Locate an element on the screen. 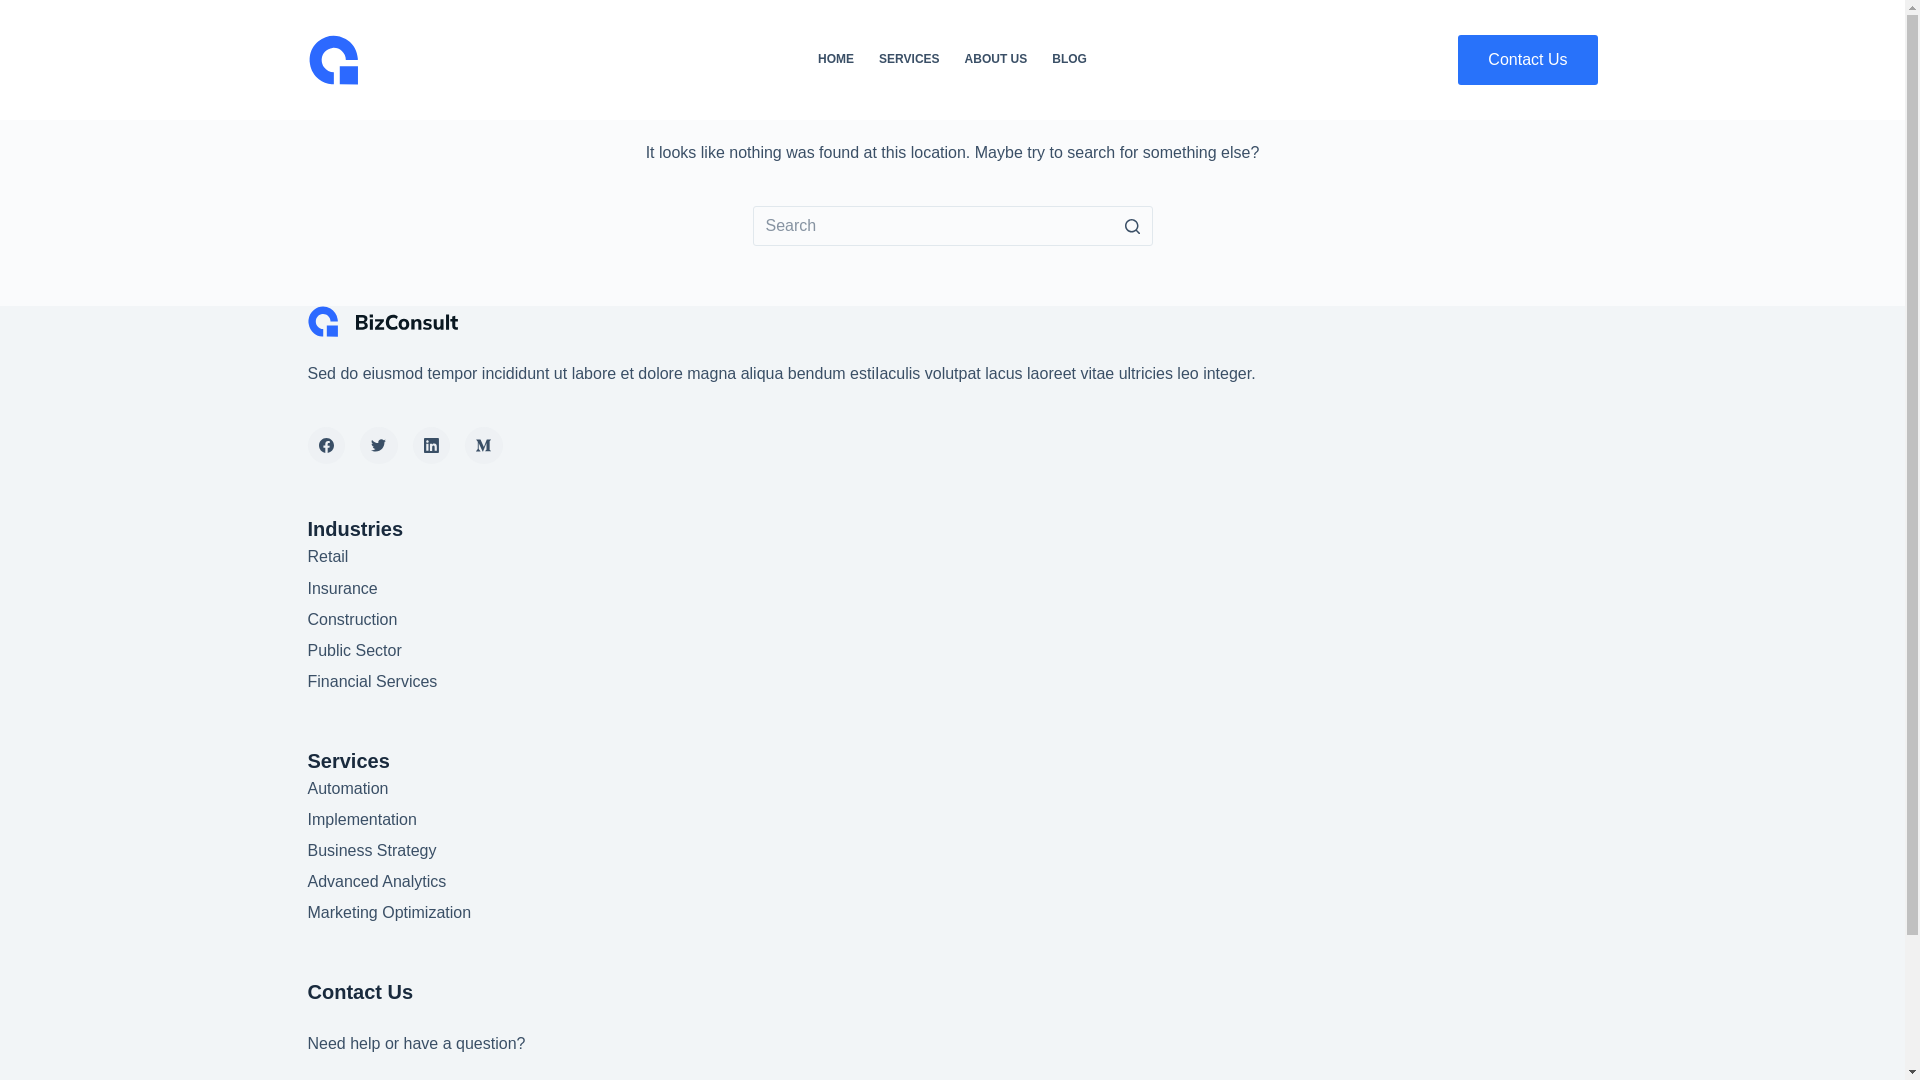 Image resolution: width=1920 pixels, height=1080 pixels. 'Public Sector' is located at coordinates (306, 650).